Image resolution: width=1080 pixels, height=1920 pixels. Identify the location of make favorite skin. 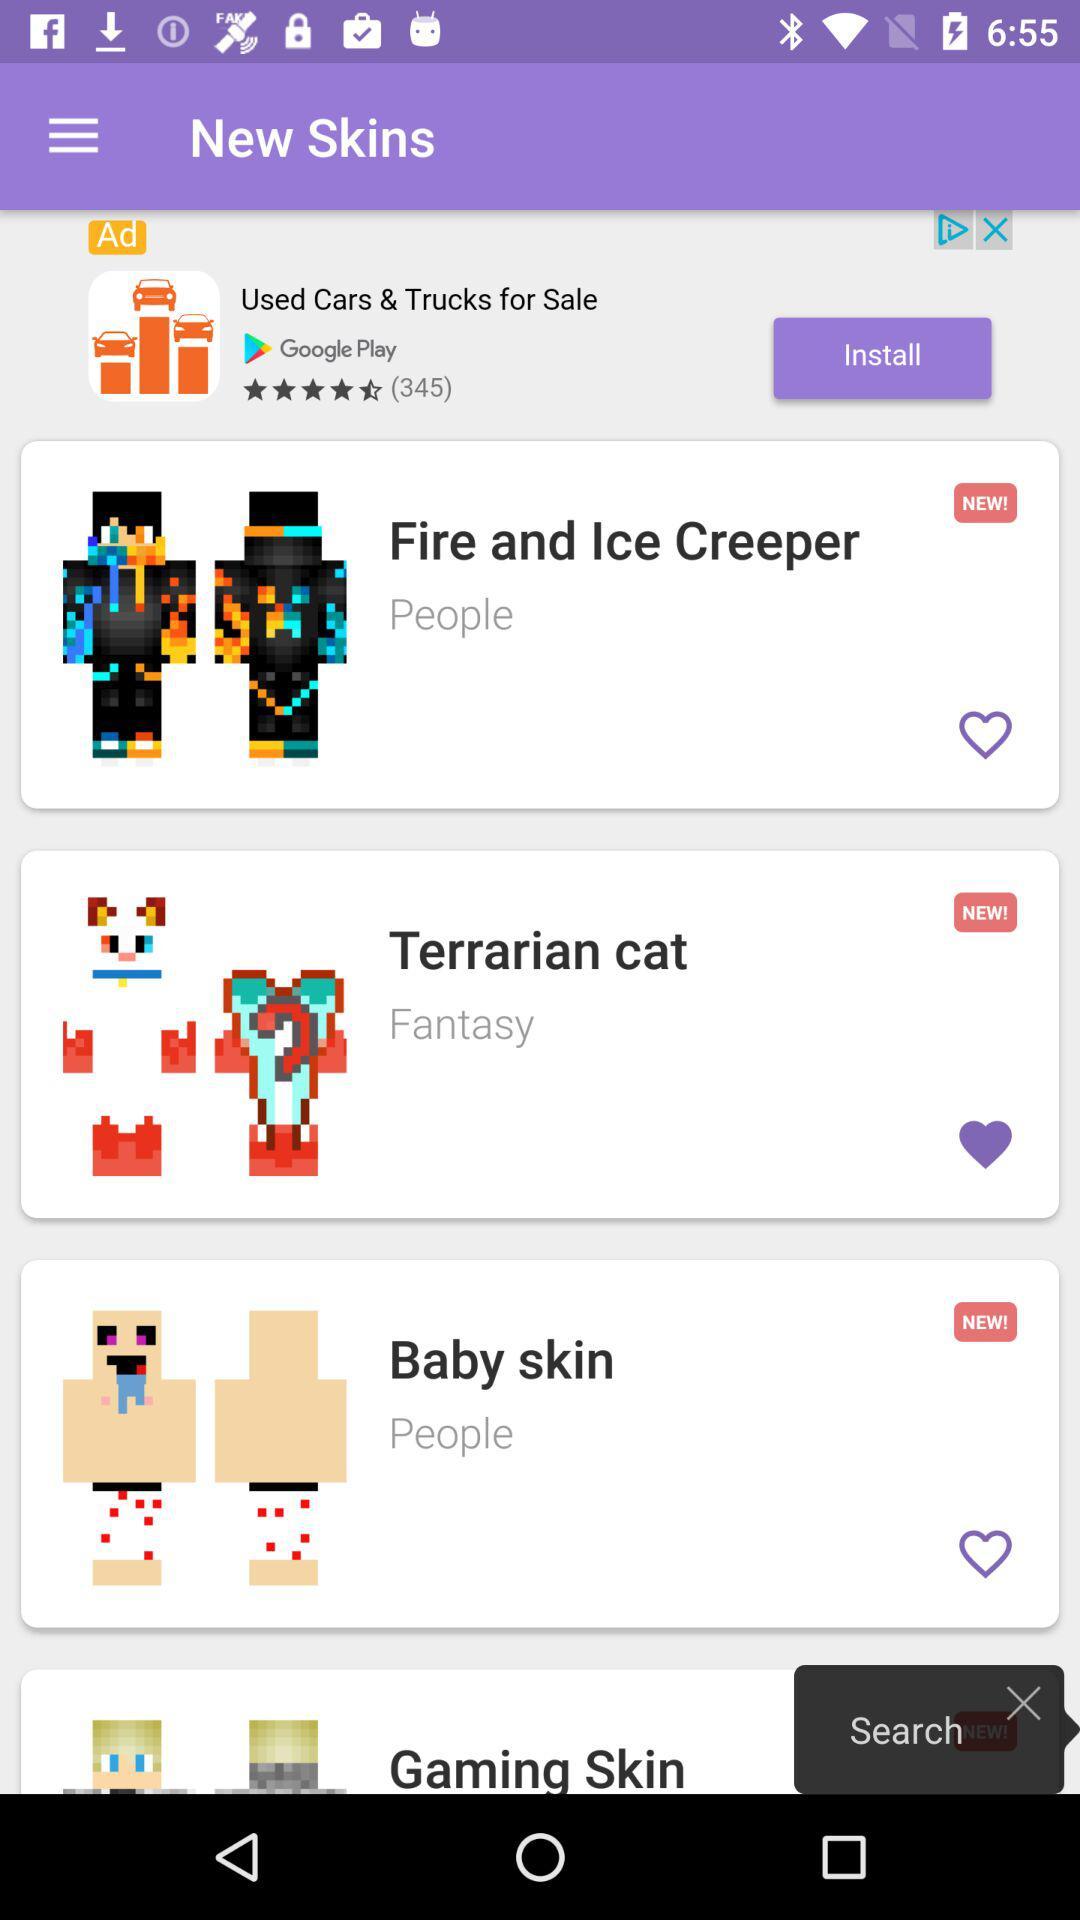
(984, 733).